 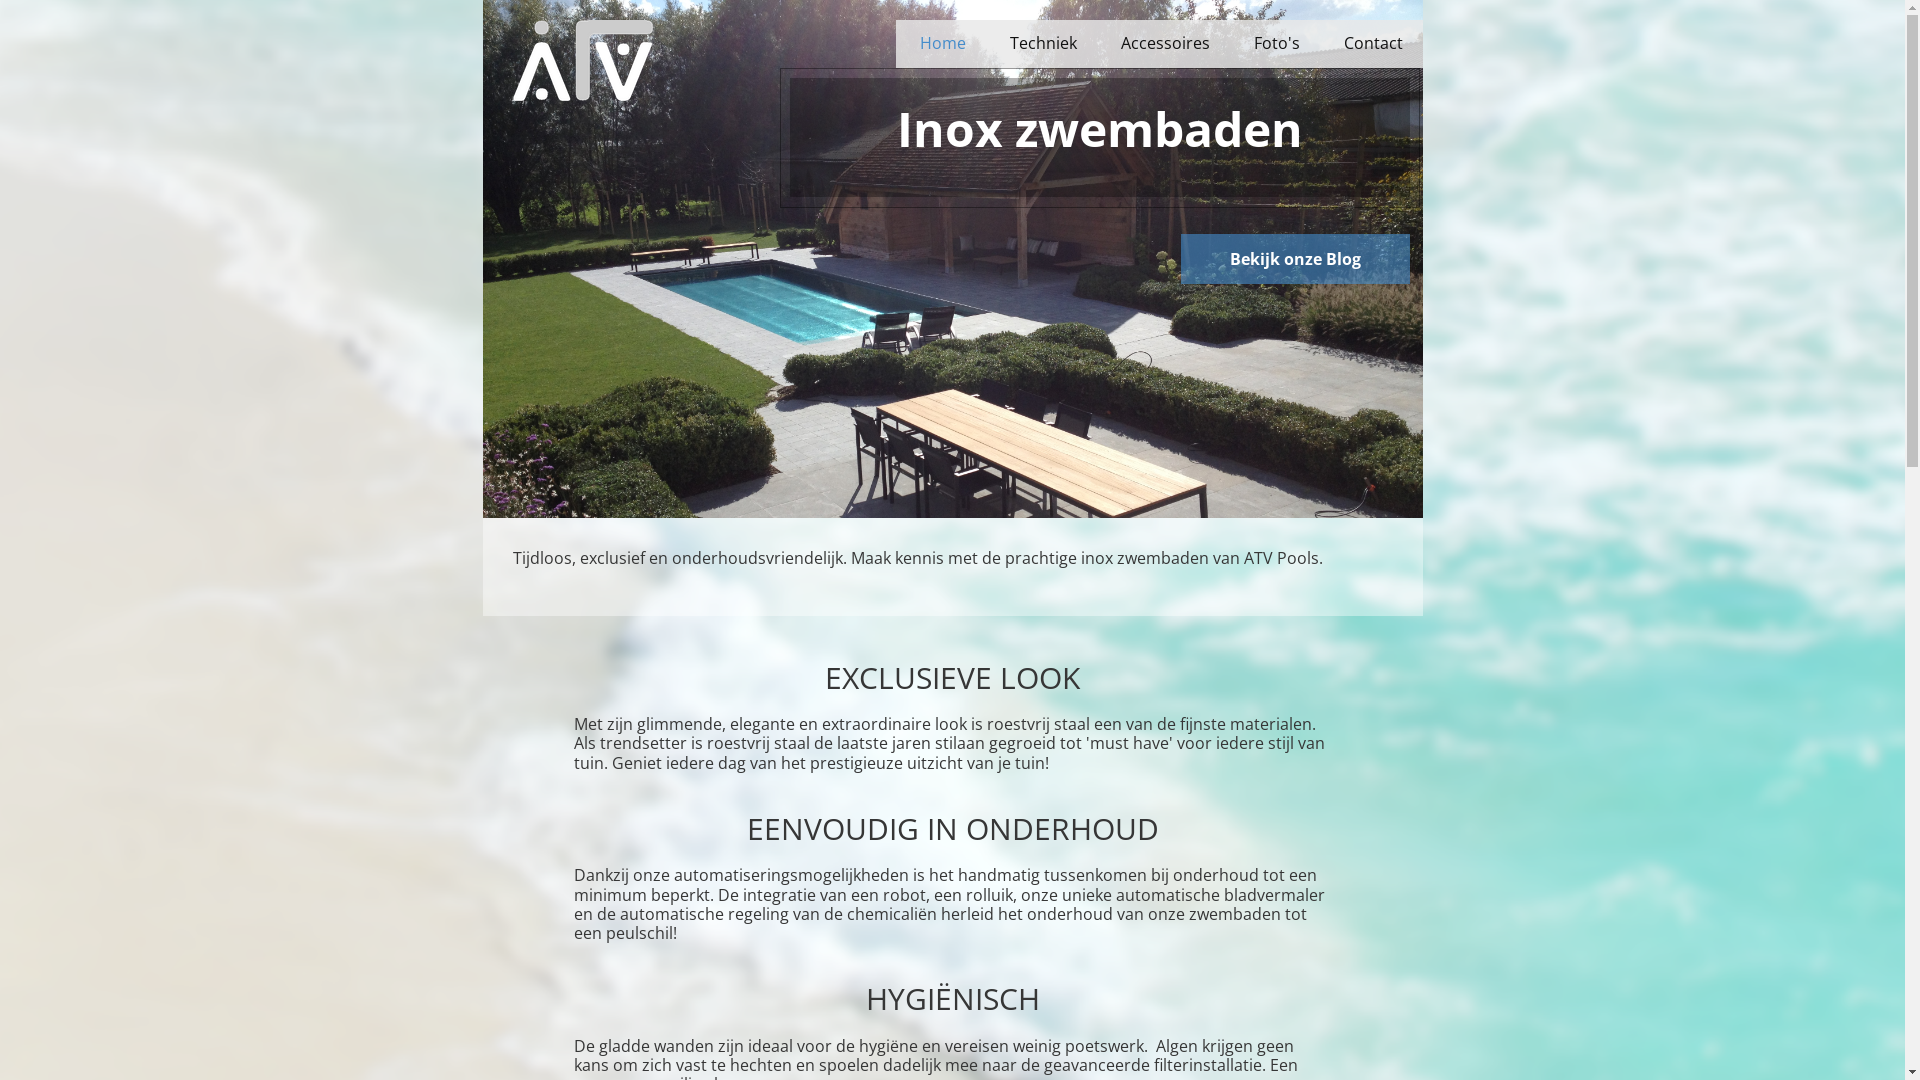 I want to click on 'Bekijk onze Blog', so click(x=1294, y=257).